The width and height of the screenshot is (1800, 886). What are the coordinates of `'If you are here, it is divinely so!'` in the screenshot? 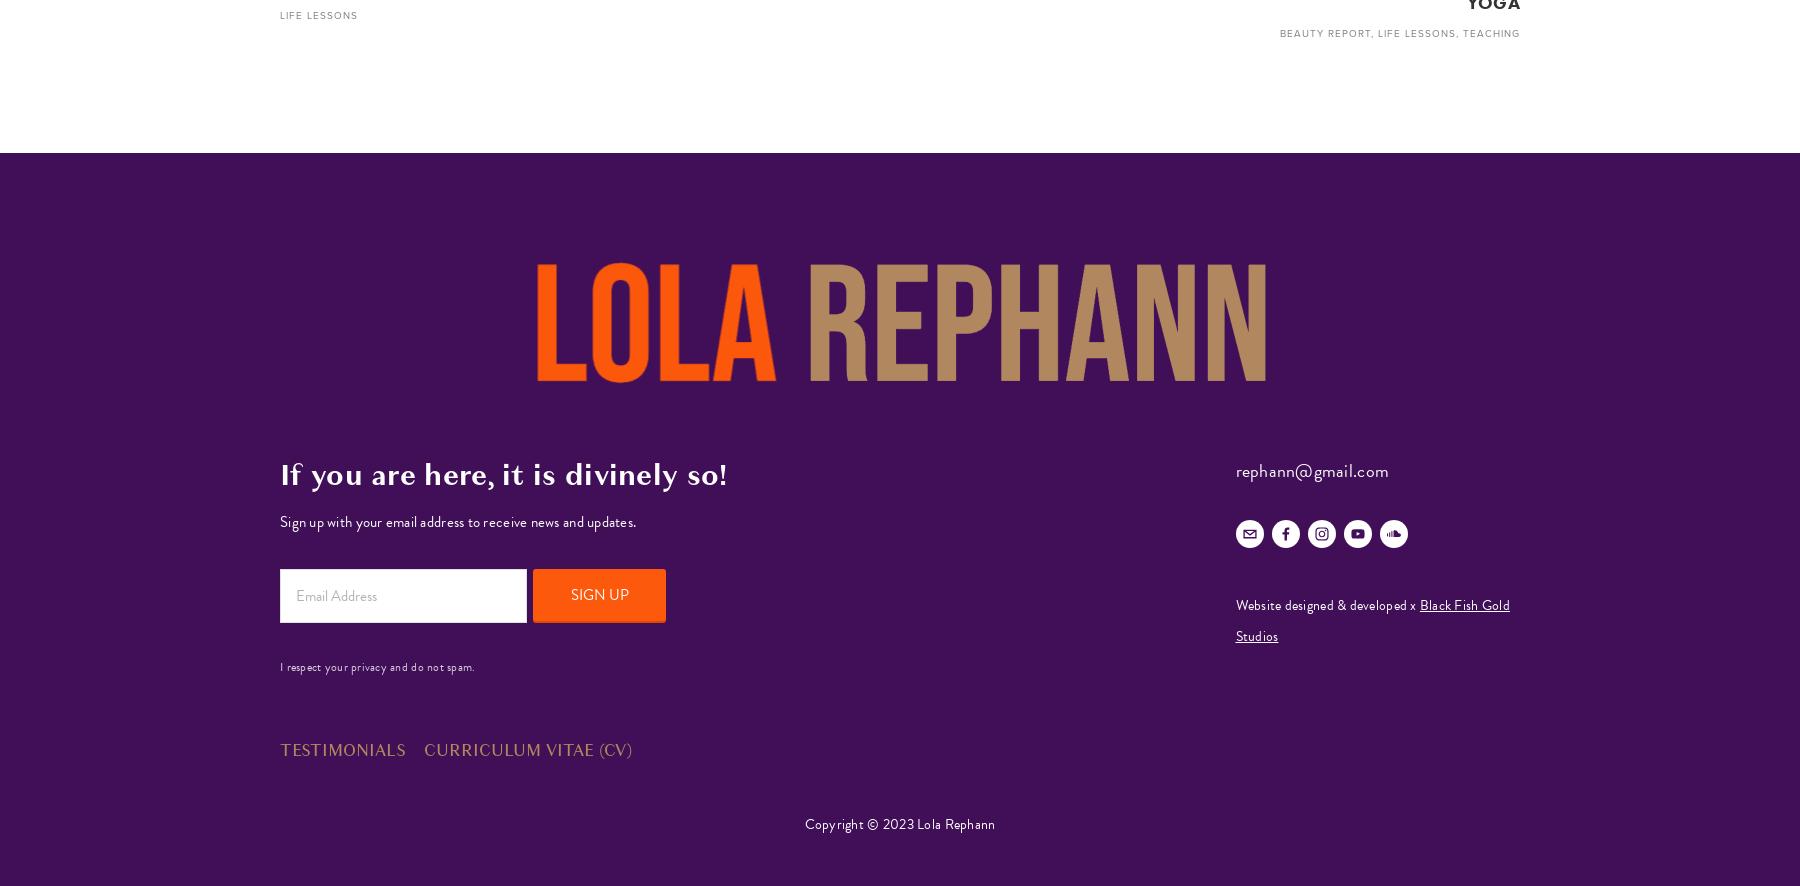 It's located at (502, 474).